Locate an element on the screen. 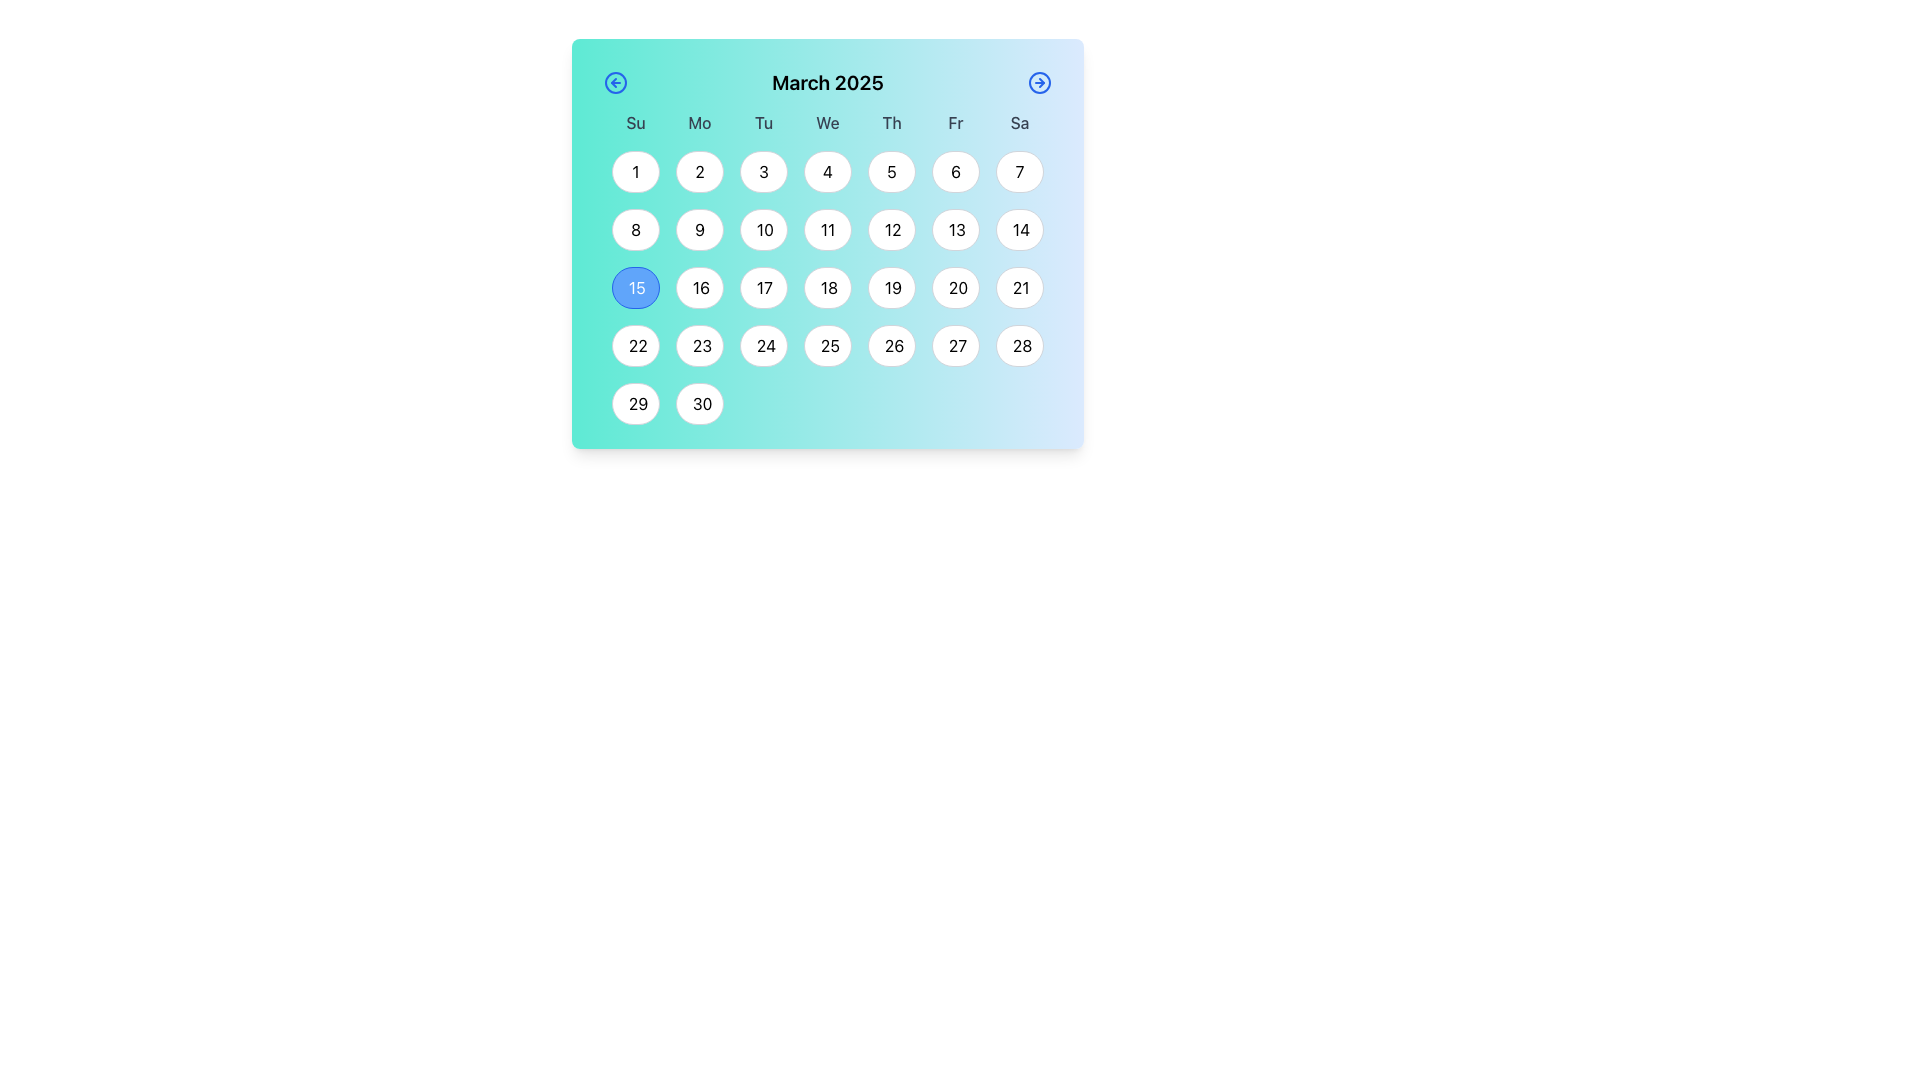 This screenshot has height=1080, width=1920. the forward navigation icon button located at the top-right corner of the calendar interface, aligned with the 'March 2025' header is located at coordinates (1040, 82).